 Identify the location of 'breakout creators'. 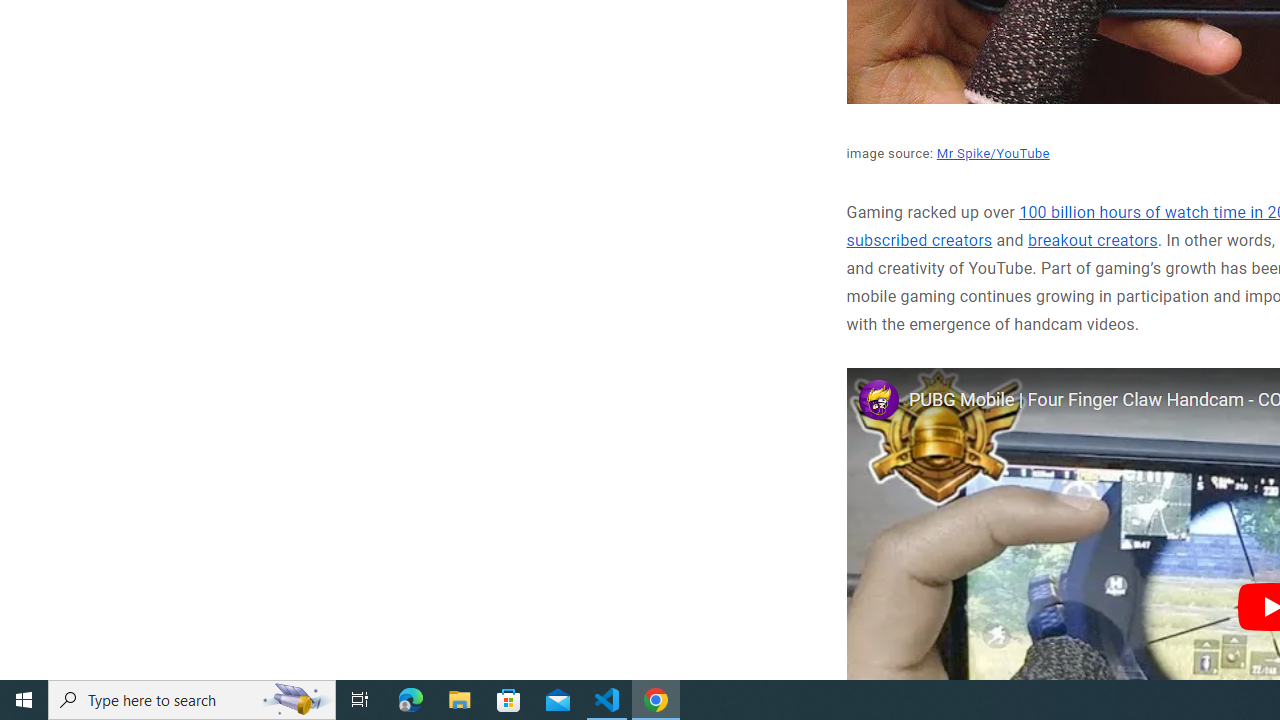
(1092, 240).